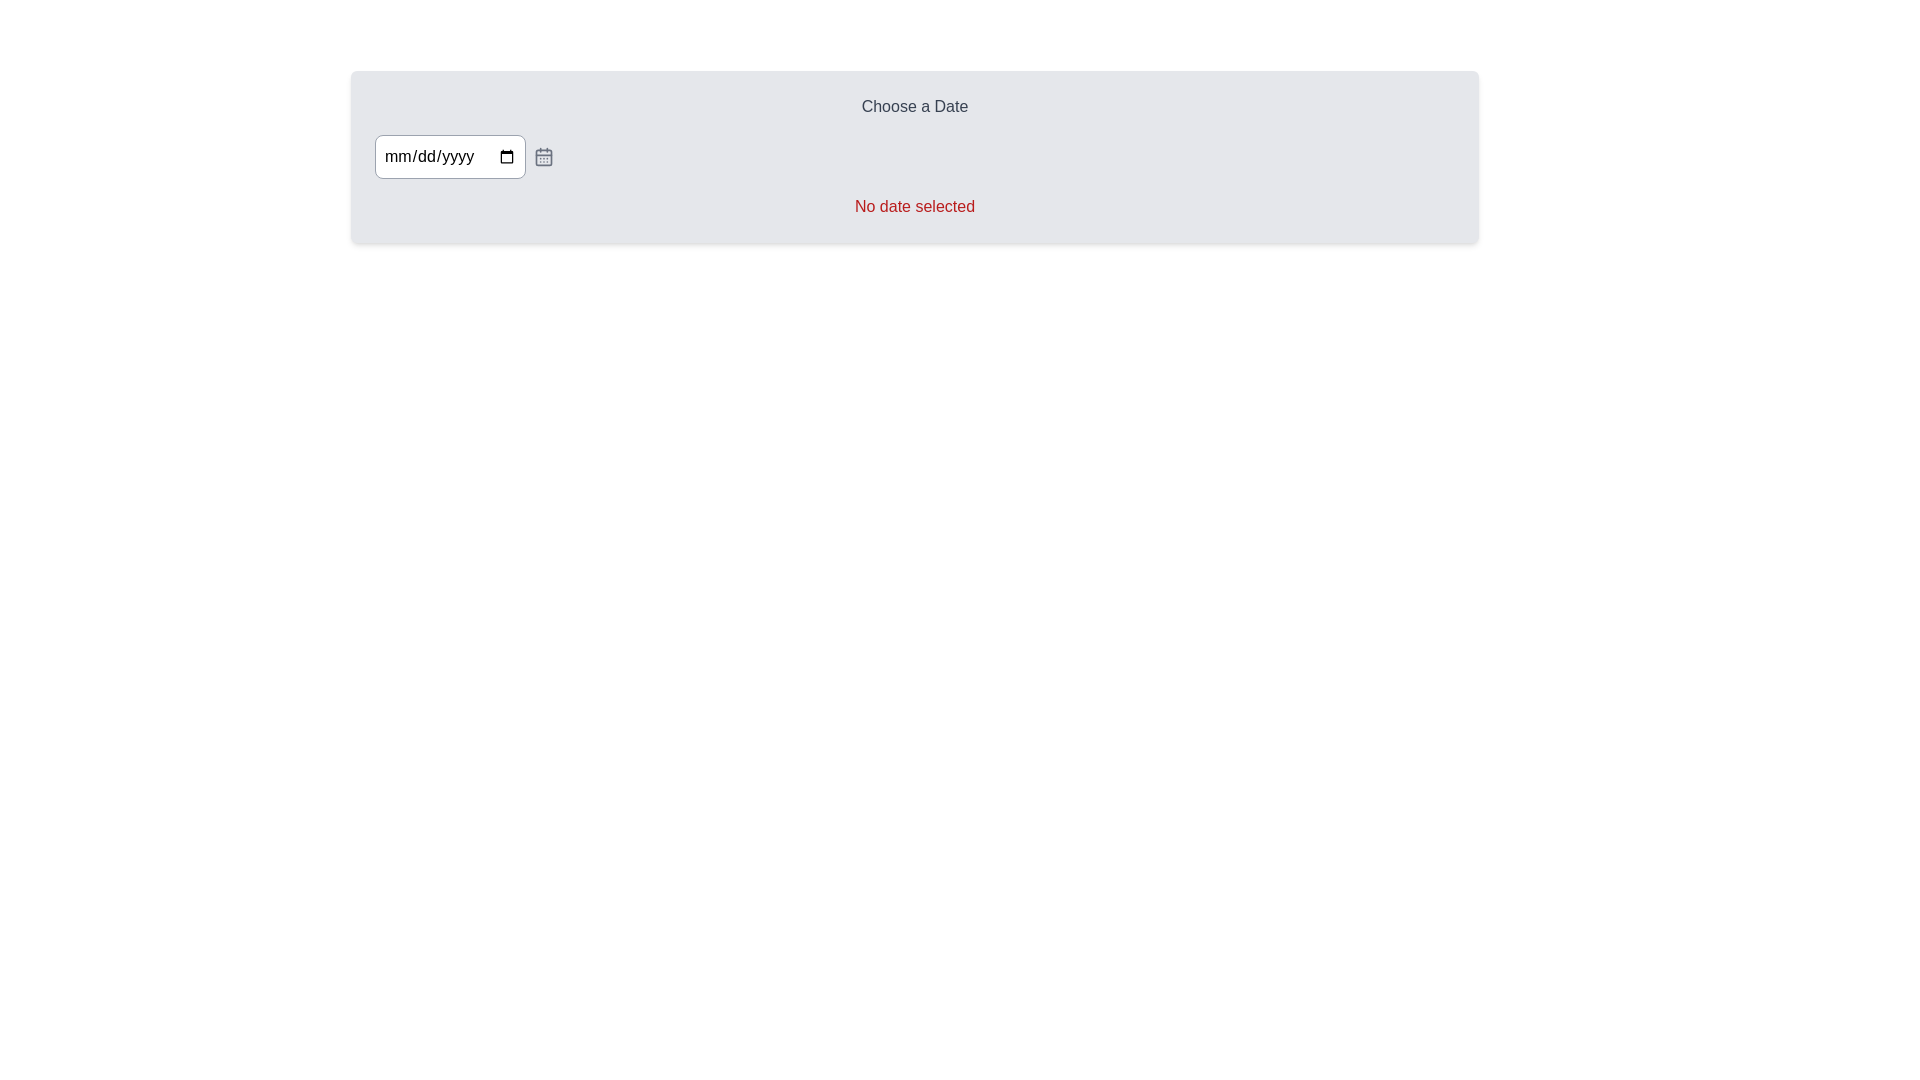 Image resolution: width=1920 pixels, height=1080 pixels. Describe the element at coordinates (543, 156) in the screenshot. I see `the calendar icon, which is rectangular in shape and styled with currentColor, located immediately to the right of the date input field` at that location.